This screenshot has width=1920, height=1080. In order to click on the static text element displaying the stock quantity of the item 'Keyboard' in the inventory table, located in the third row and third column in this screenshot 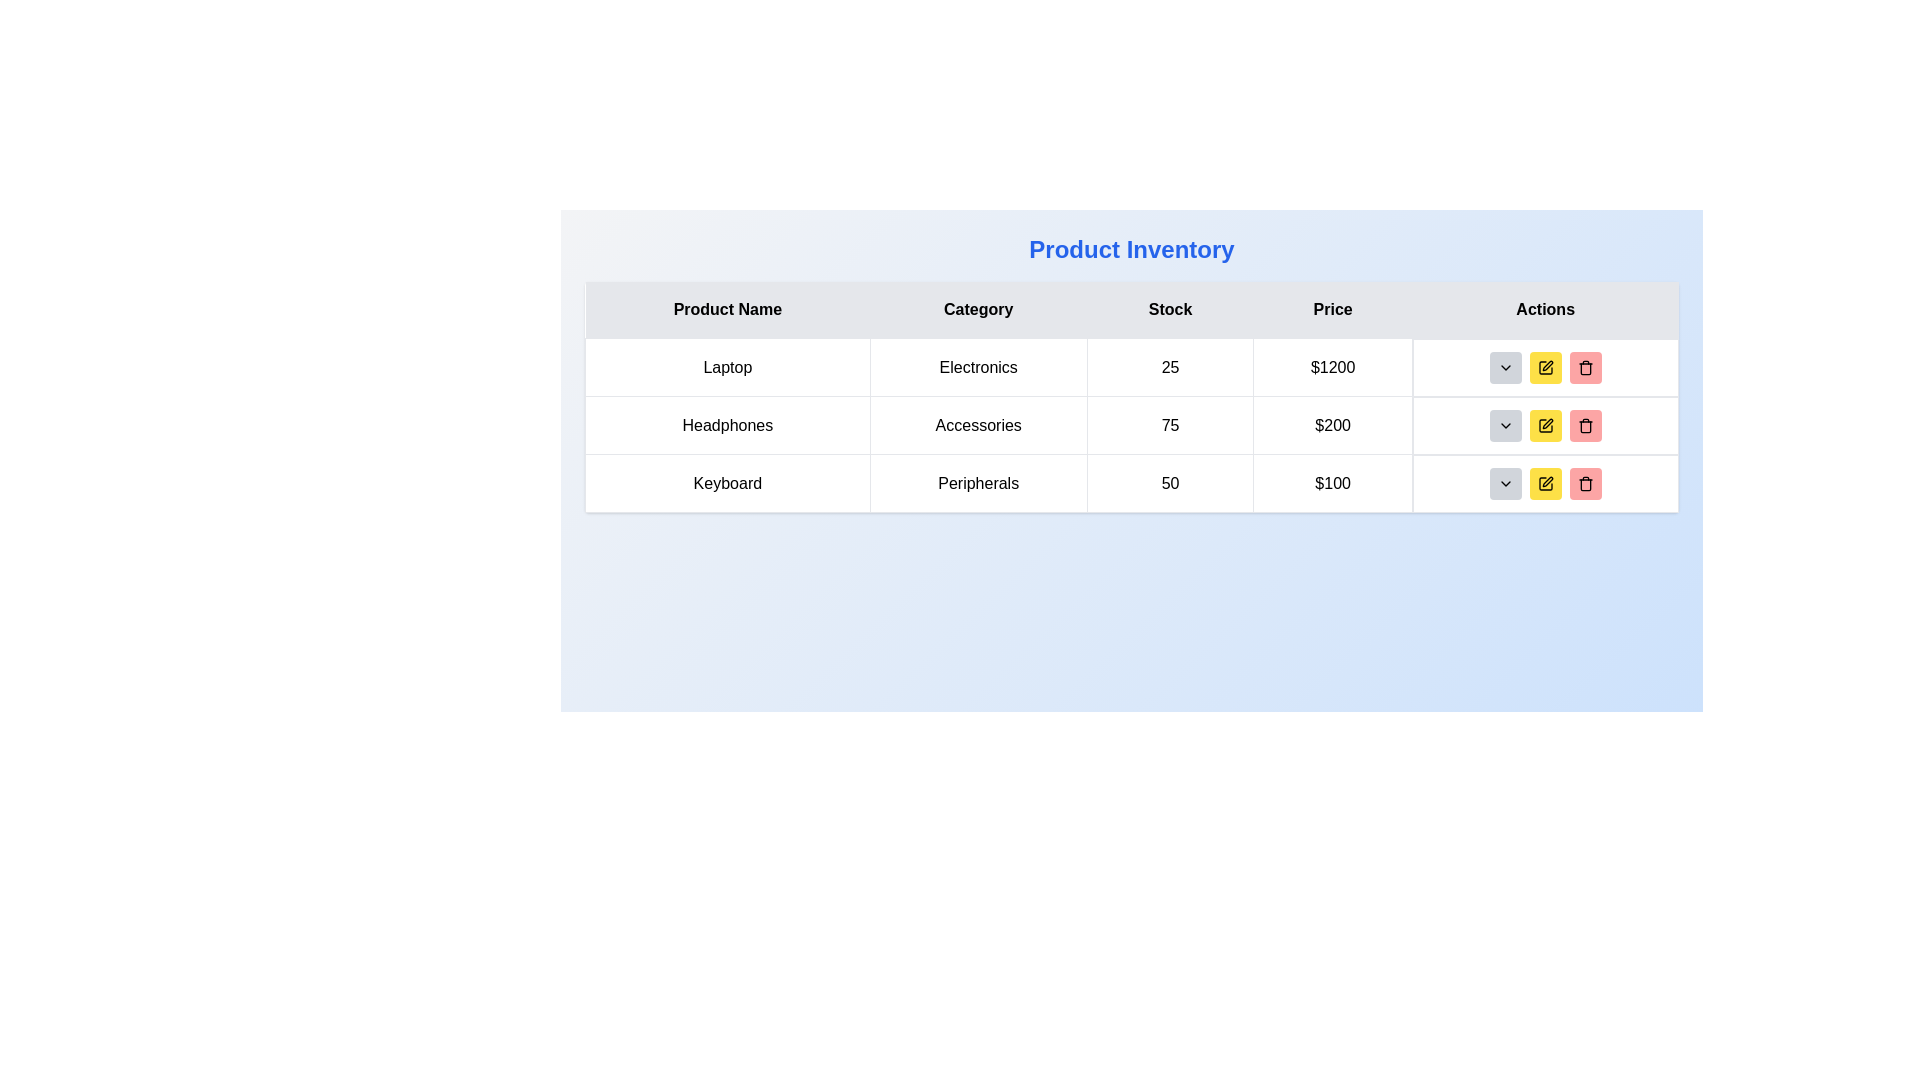, I will do `click(1170, 483)`.